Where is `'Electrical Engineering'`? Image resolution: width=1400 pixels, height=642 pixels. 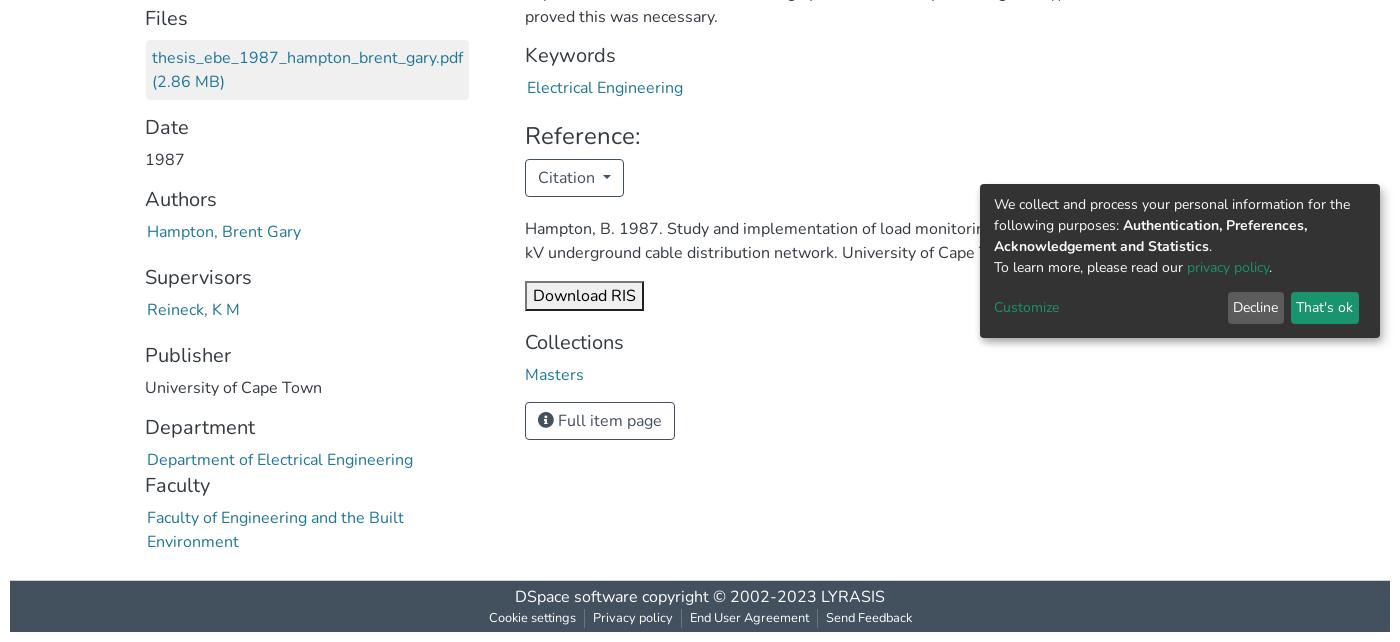 'Electrical Engineering' is located at coordinates (604, 86).